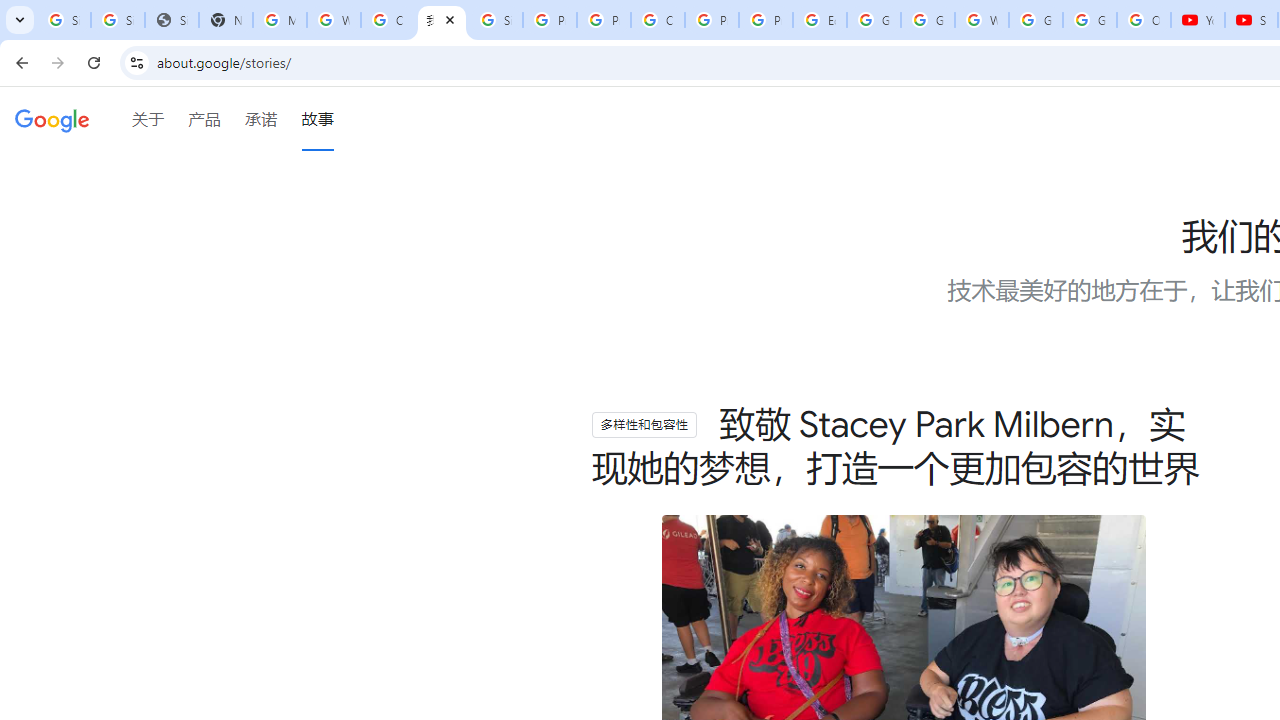 The image size is (1280, 720). What do you see at coordinates (64, 20) in the screenshot?
I see `'Sign in - Google Accounts'` at bounding box center [64, 20].